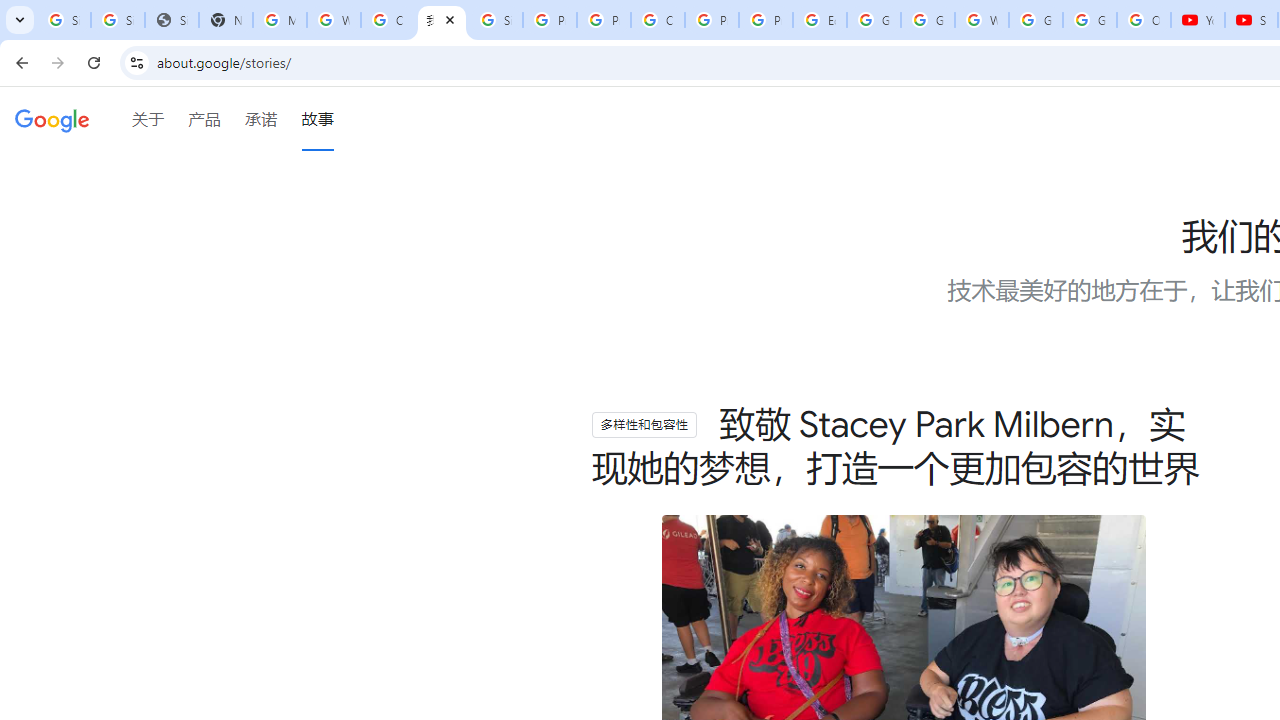 The image size is (1280, 720). What do you see at coordinates (64, 20) in the screenshot?
I see `'Sign in - Google Accounts'` at bounding box center [64, 20].